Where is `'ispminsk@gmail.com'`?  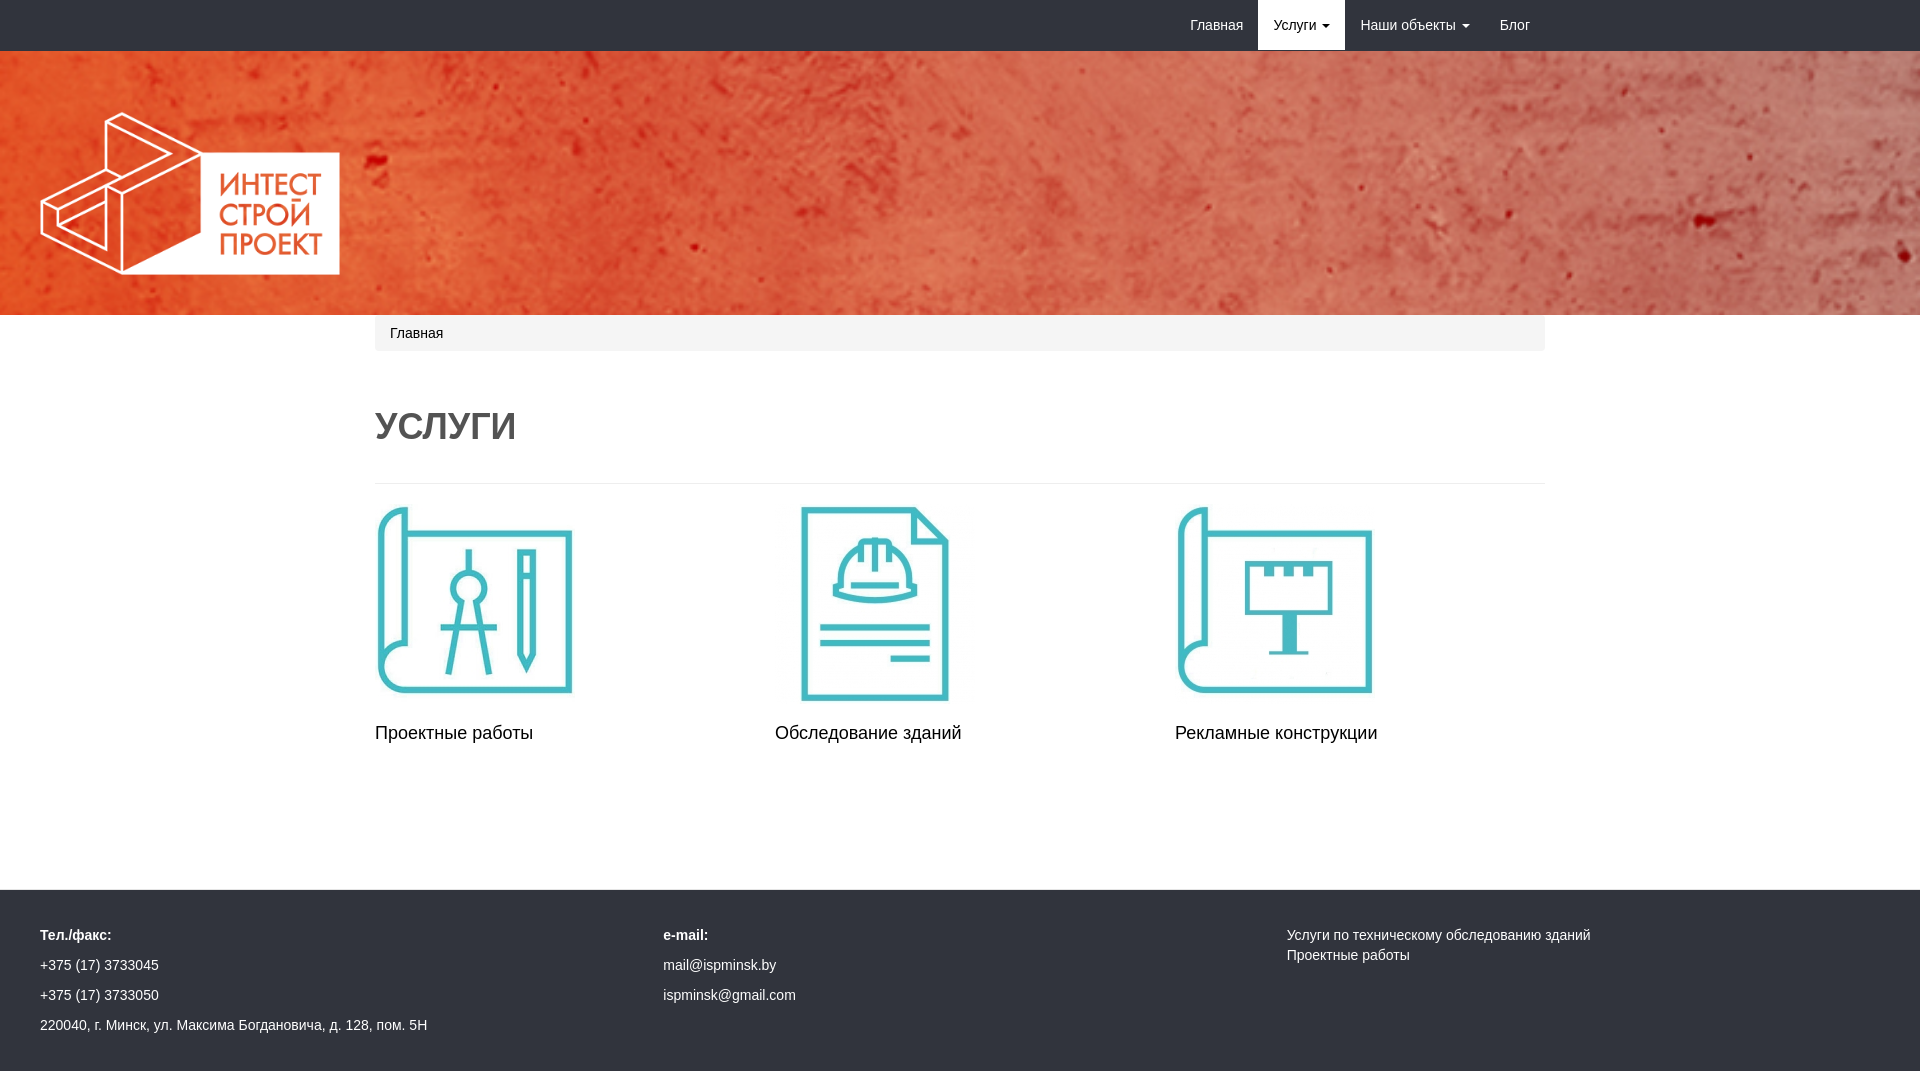
'ispminsk@gmail.com' is located at coordinates (662, 995).